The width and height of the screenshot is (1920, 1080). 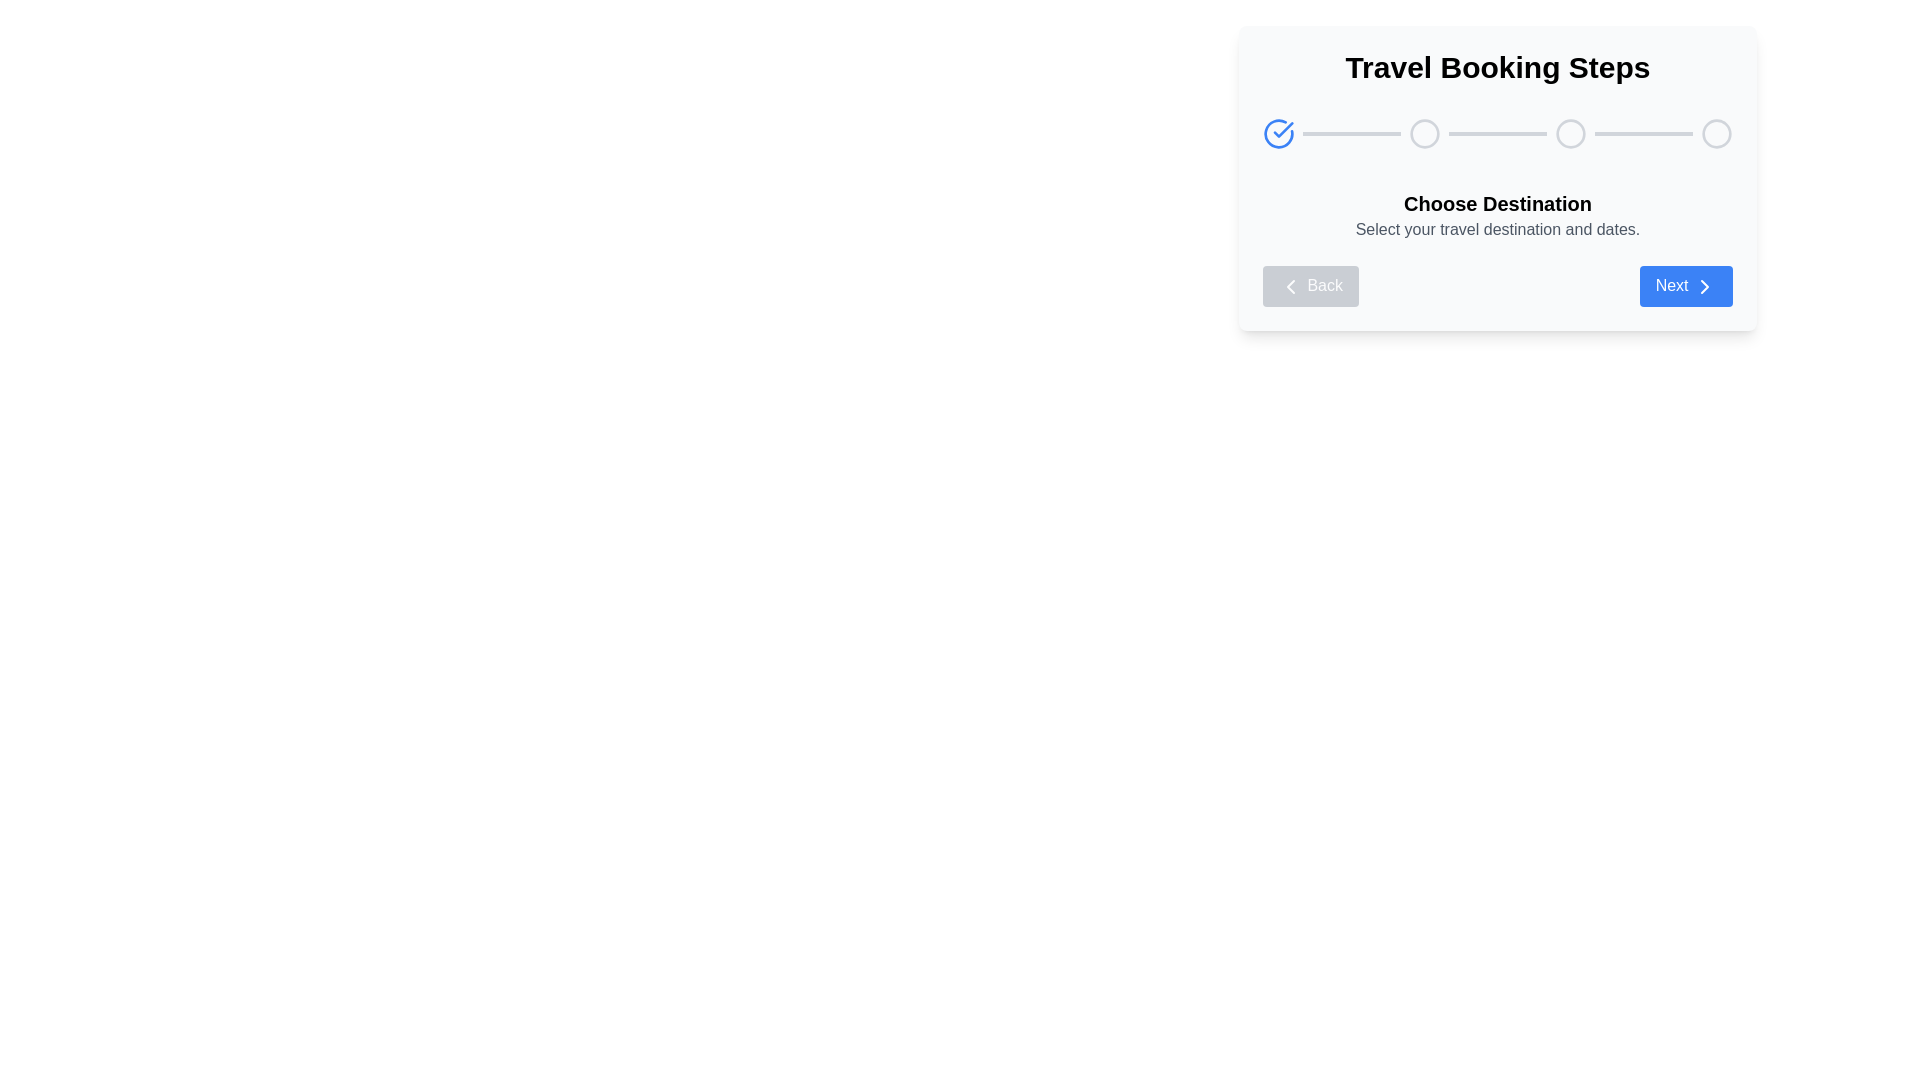 I want to click on the circular icon with a blue check mark, which is the first in a horizontal sequence of icons indicating progress or completion, so click(x=1277, y=134).